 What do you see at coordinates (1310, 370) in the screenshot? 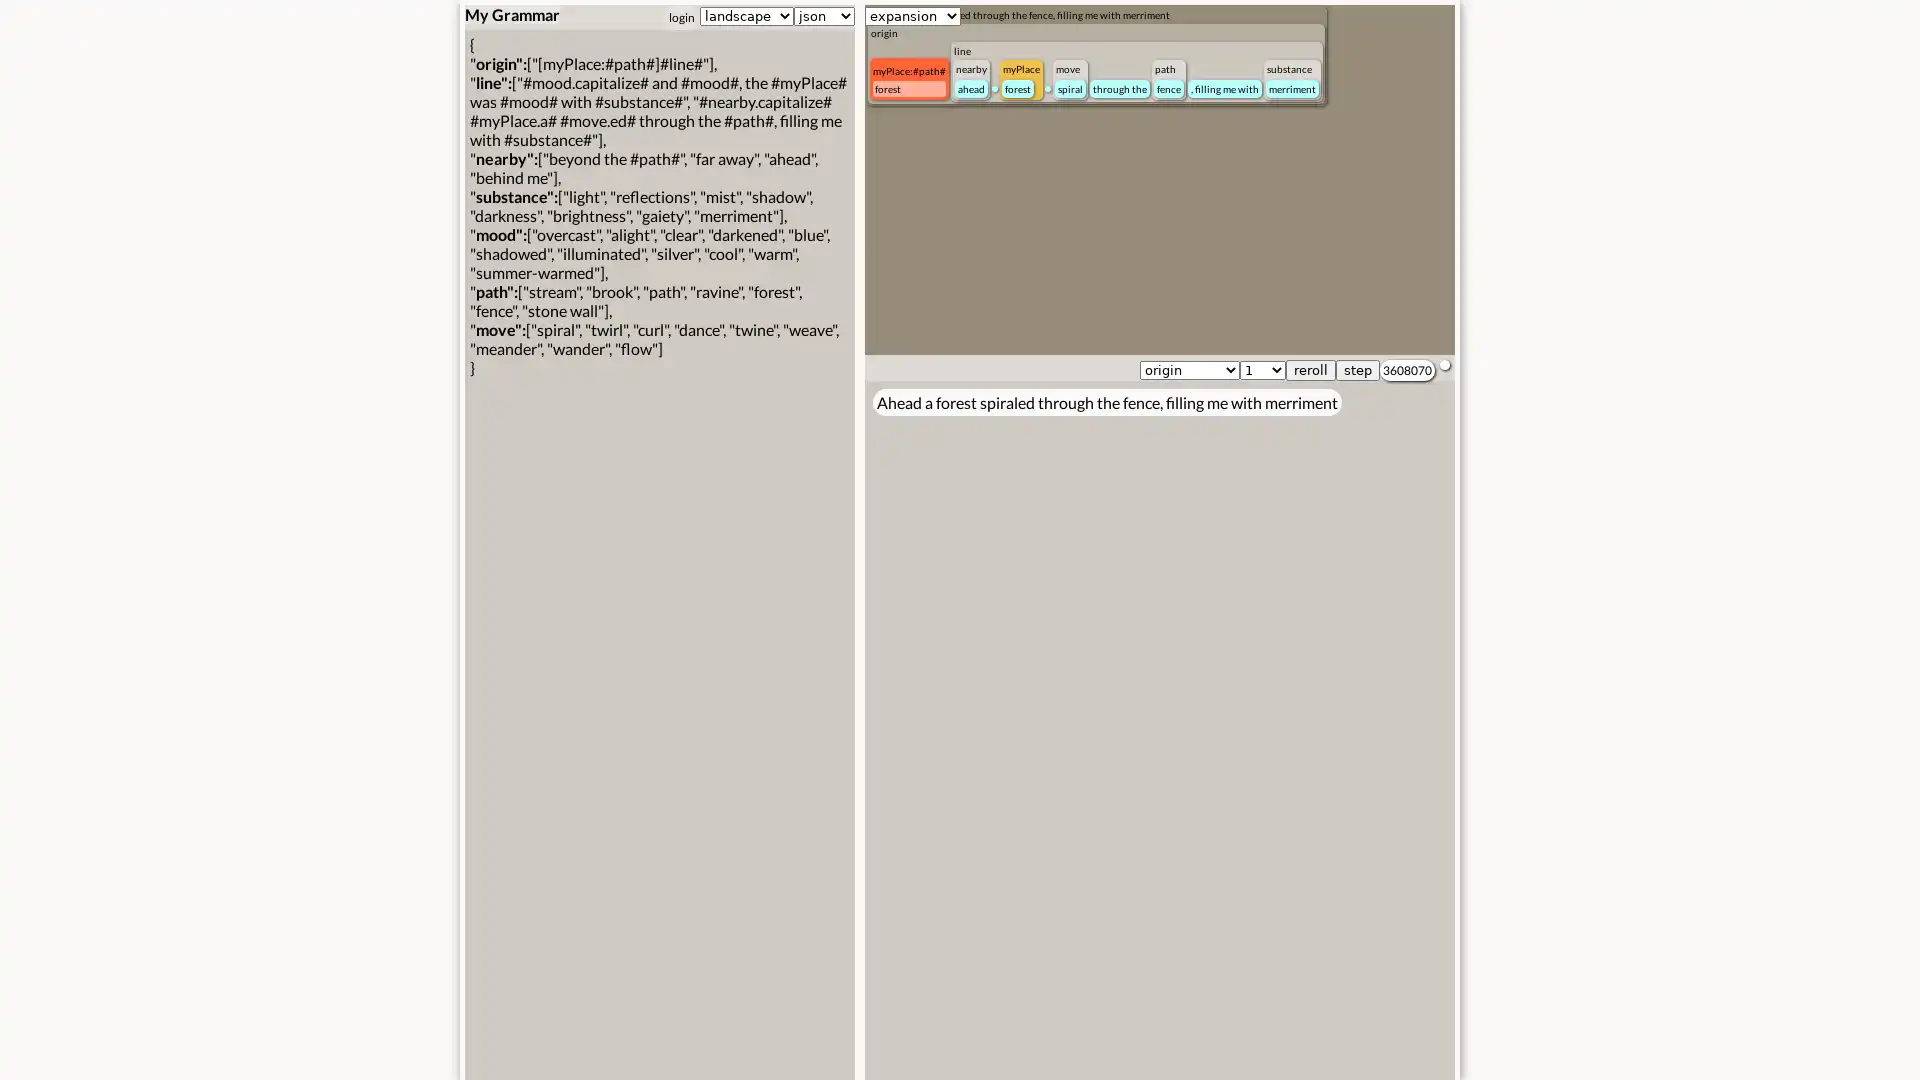
I see `reroll` at bounding box center [1310, 370].